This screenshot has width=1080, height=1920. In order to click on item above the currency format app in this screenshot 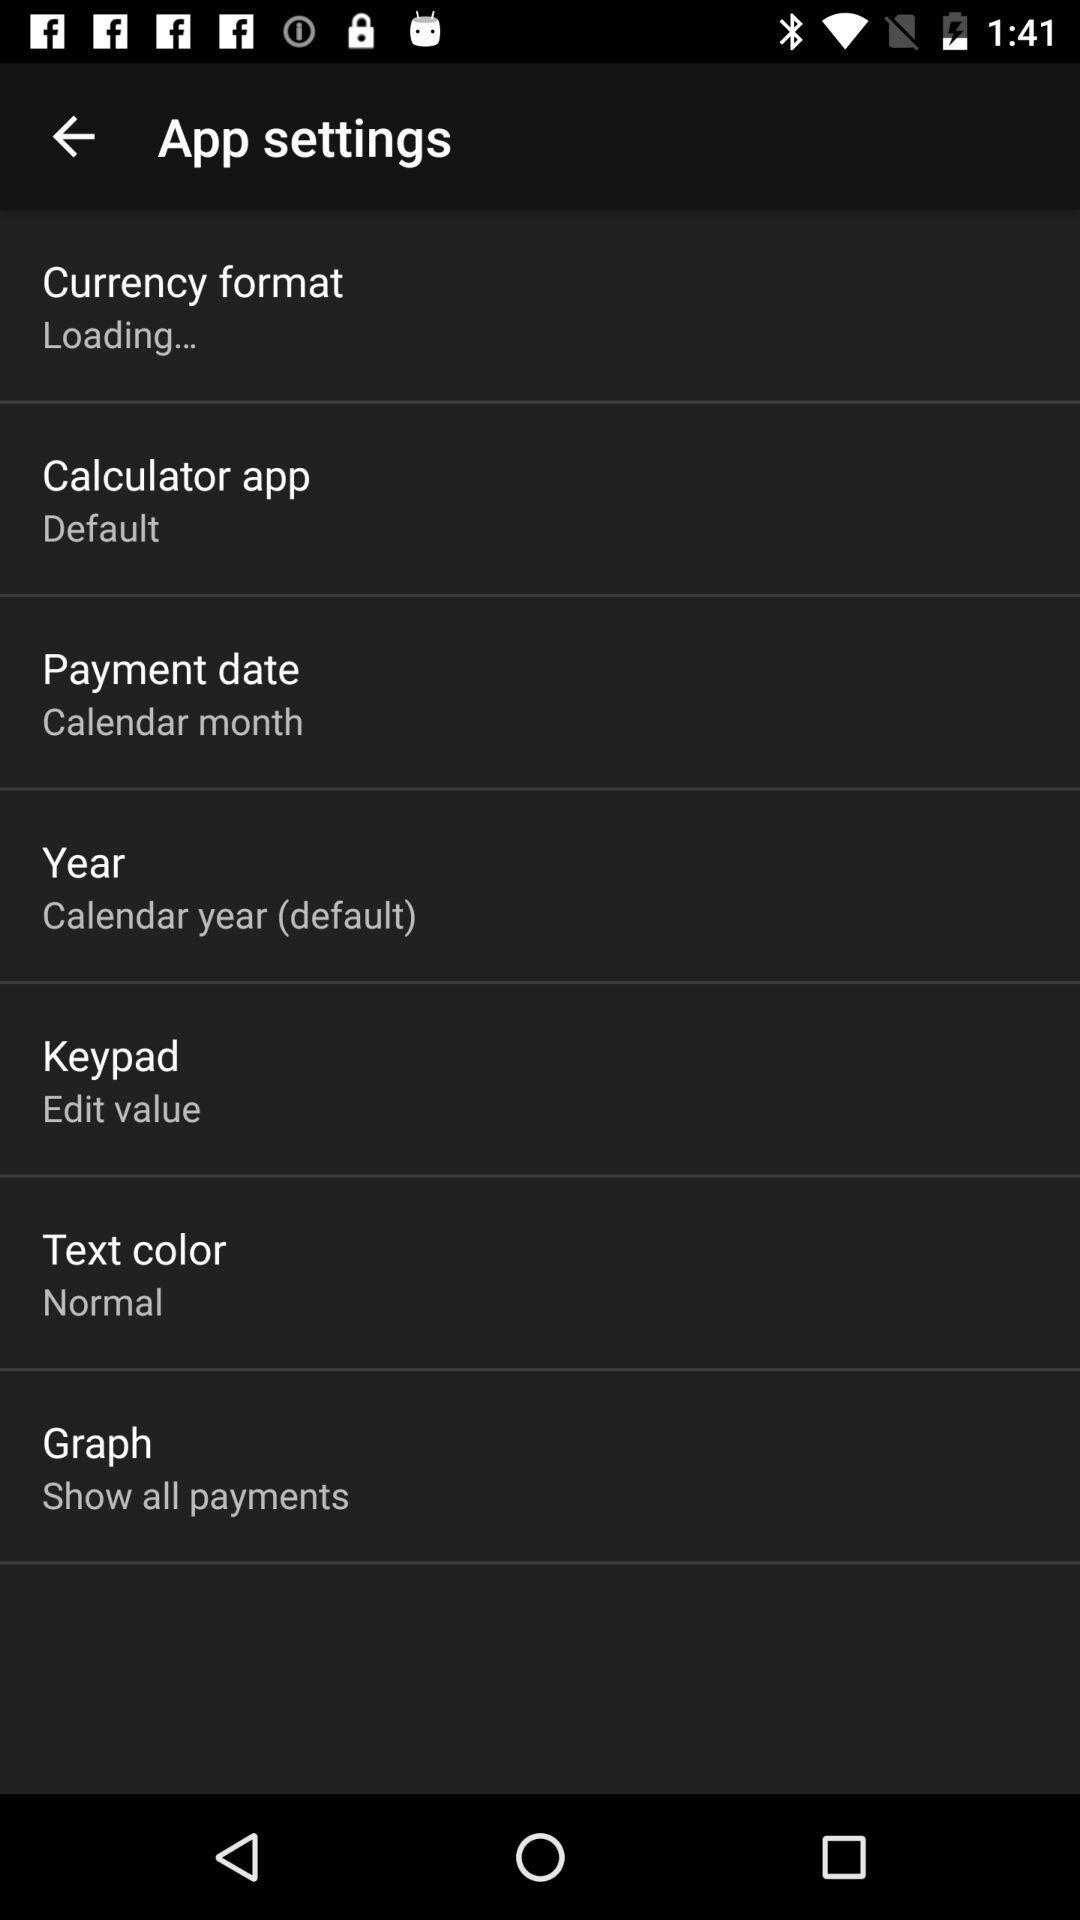, I will do `click(72, 135)`.